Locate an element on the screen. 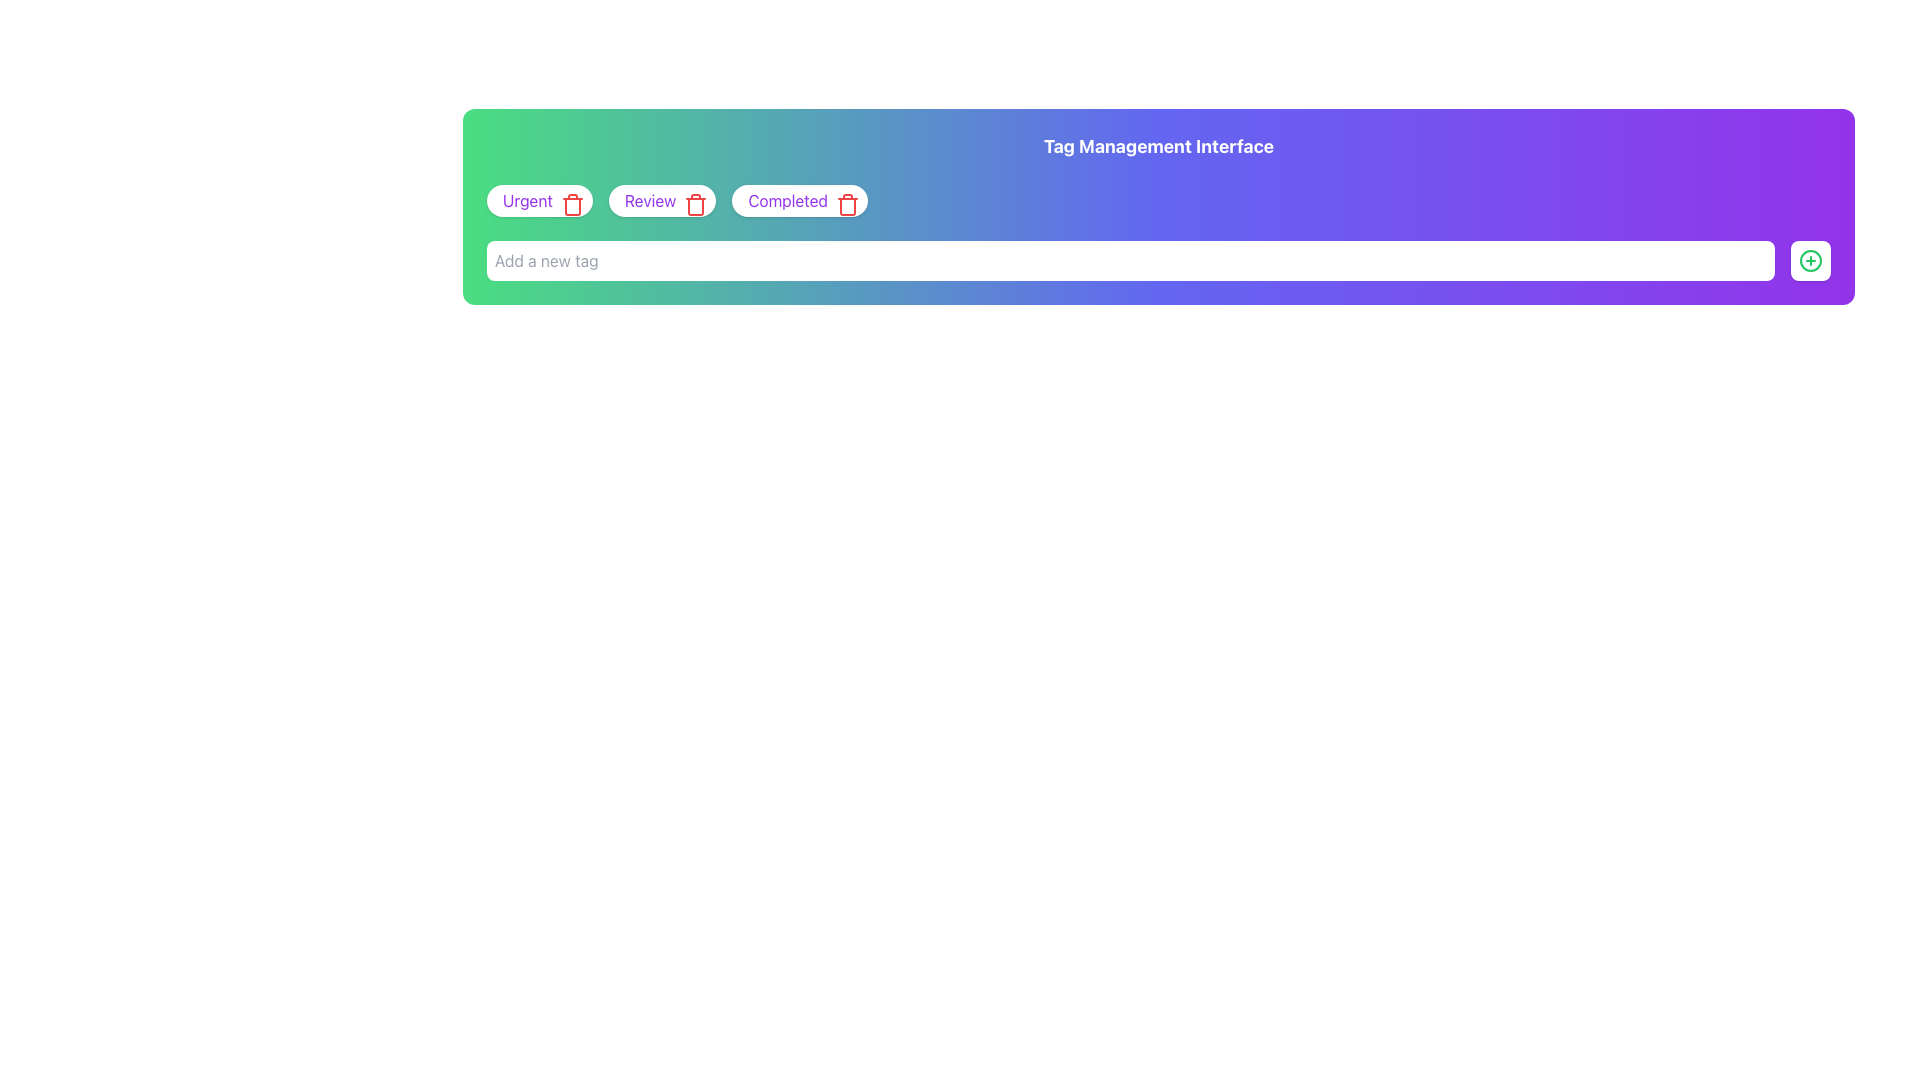 The height and width of the screenshot is (1080, 1920). the text input field within the composite element containing a '+' button to begin typing is located at coordinates (1158, 260).